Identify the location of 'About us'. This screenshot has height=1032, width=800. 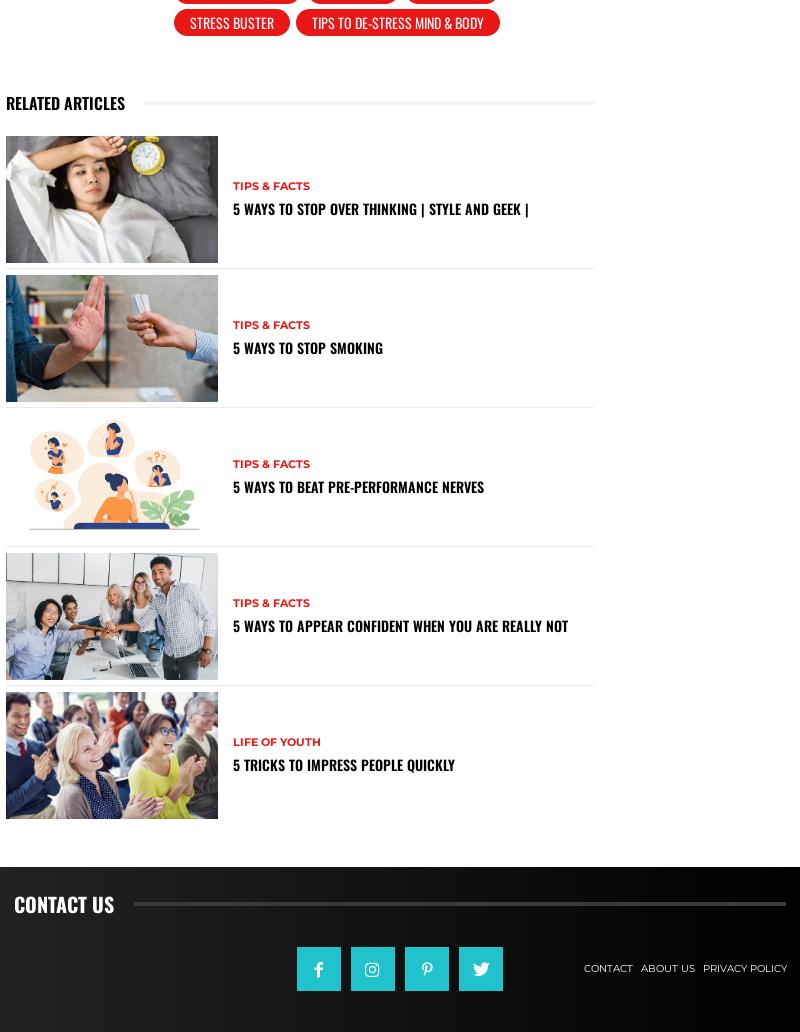
(665, 967).